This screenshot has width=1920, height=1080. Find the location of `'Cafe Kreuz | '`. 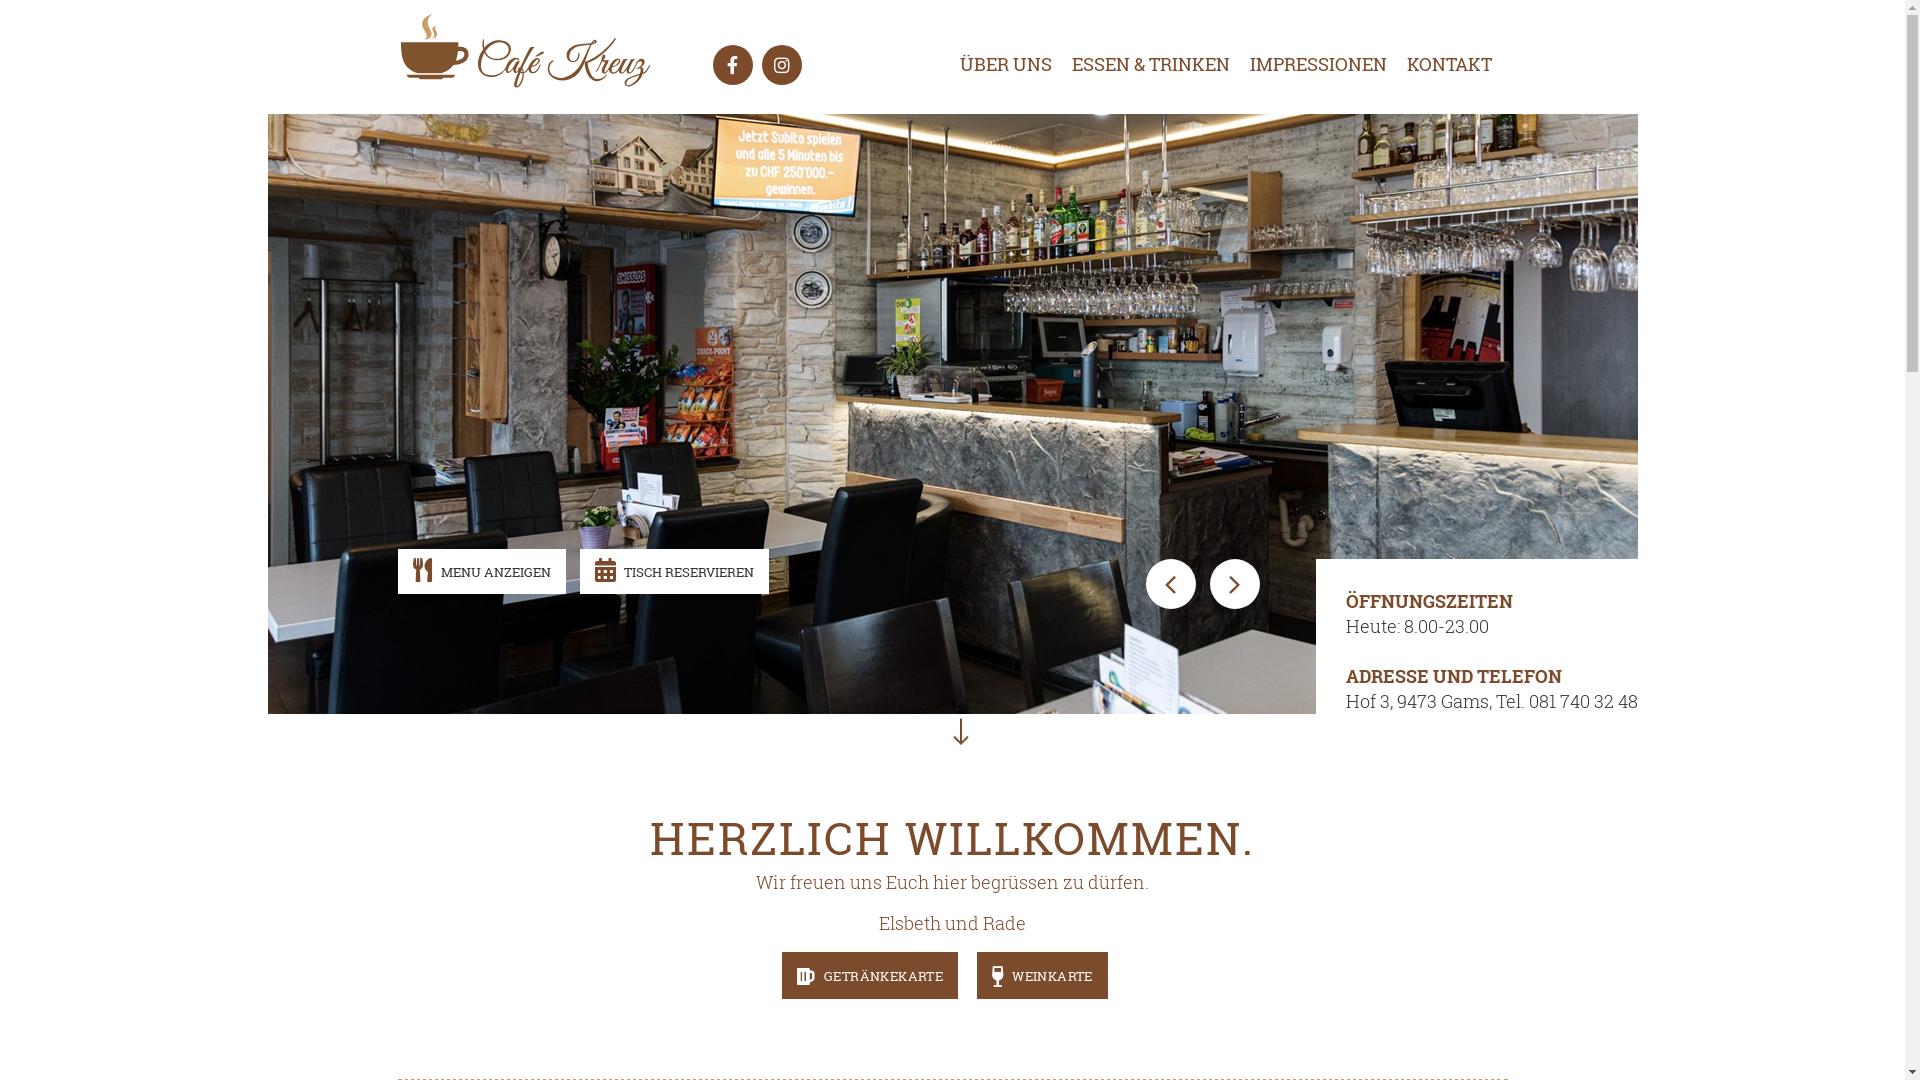

'Cafe Kreuz | ' is located at coordinates (525, 49).